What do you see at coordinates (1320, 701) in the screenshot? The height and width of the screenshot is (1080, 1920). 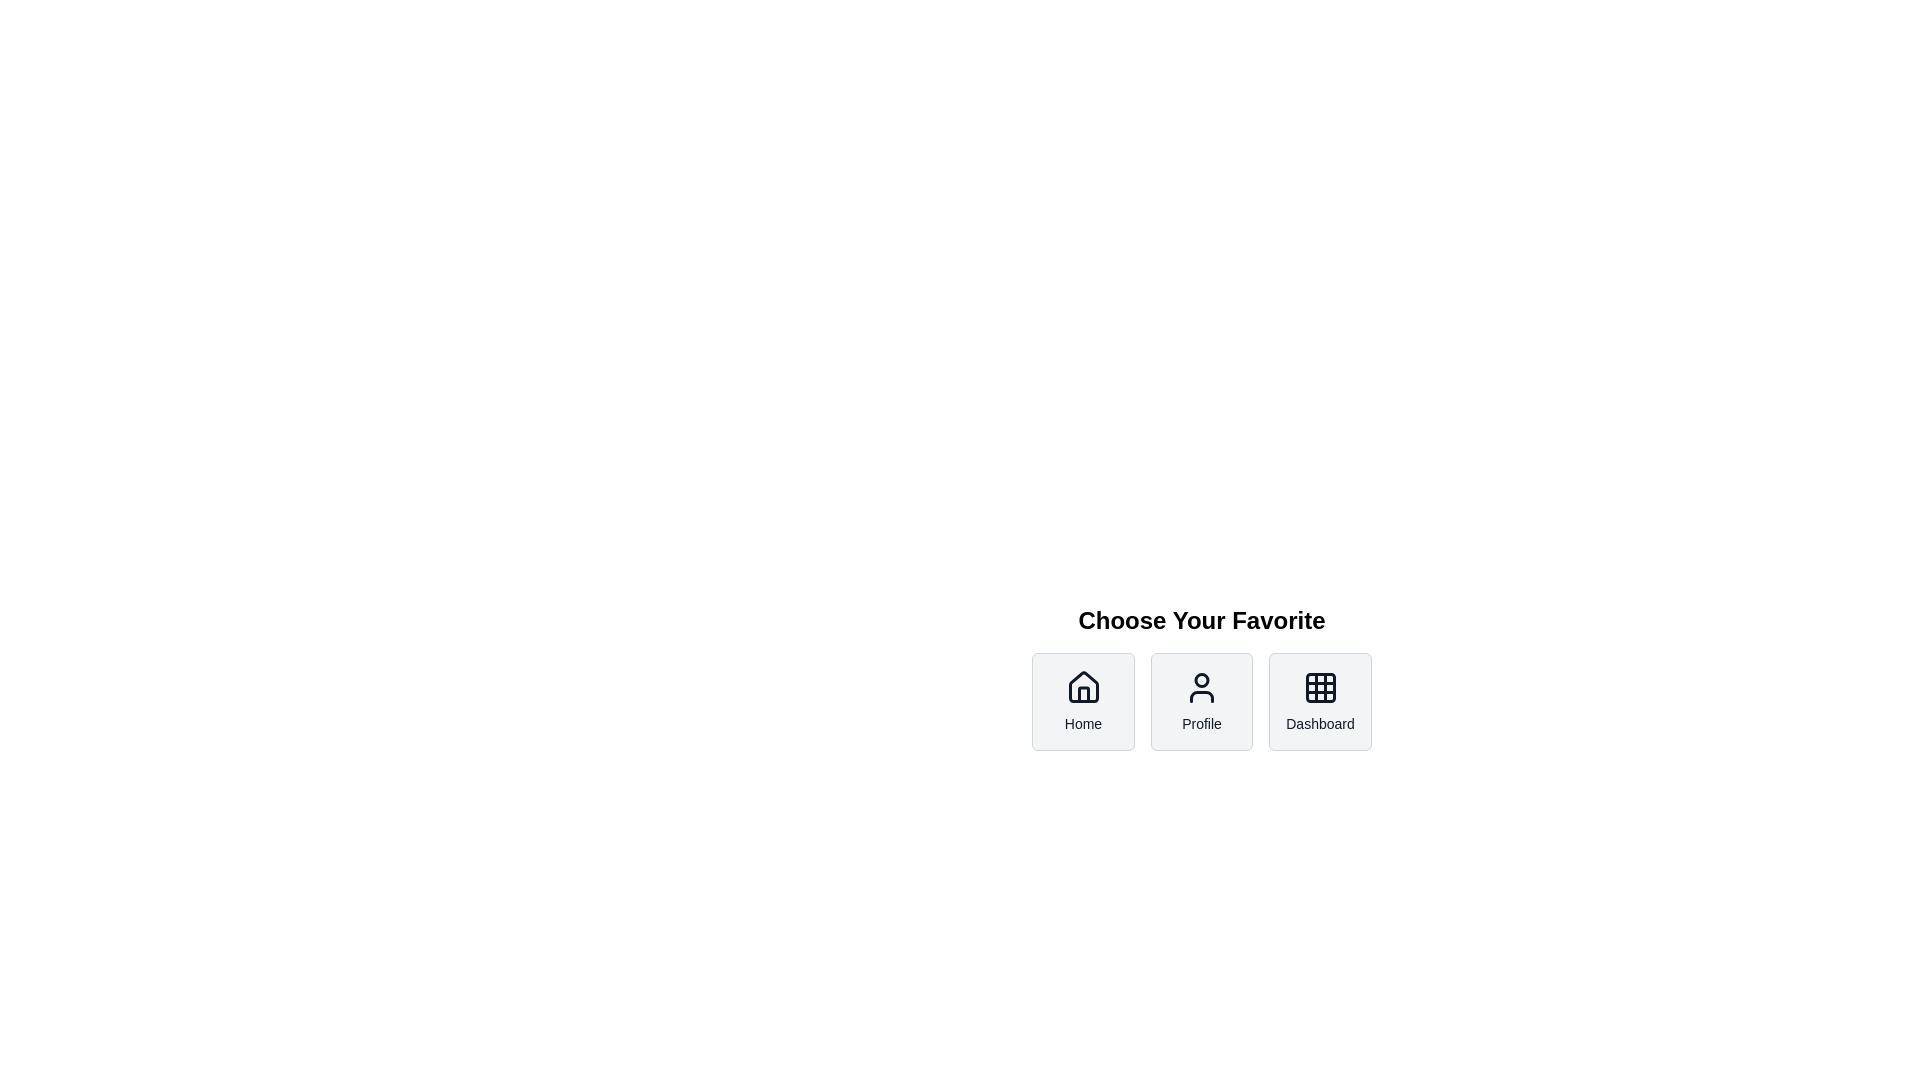 I see `the 'Dashboard' button, which is a rectangular button with rounded corners, light-gray background, and an icon of a grid above the text 'Dashboard'. It is the third button in a horizontal layout with 'Home' and 'Profile'` at bounding box center [1320, 701].